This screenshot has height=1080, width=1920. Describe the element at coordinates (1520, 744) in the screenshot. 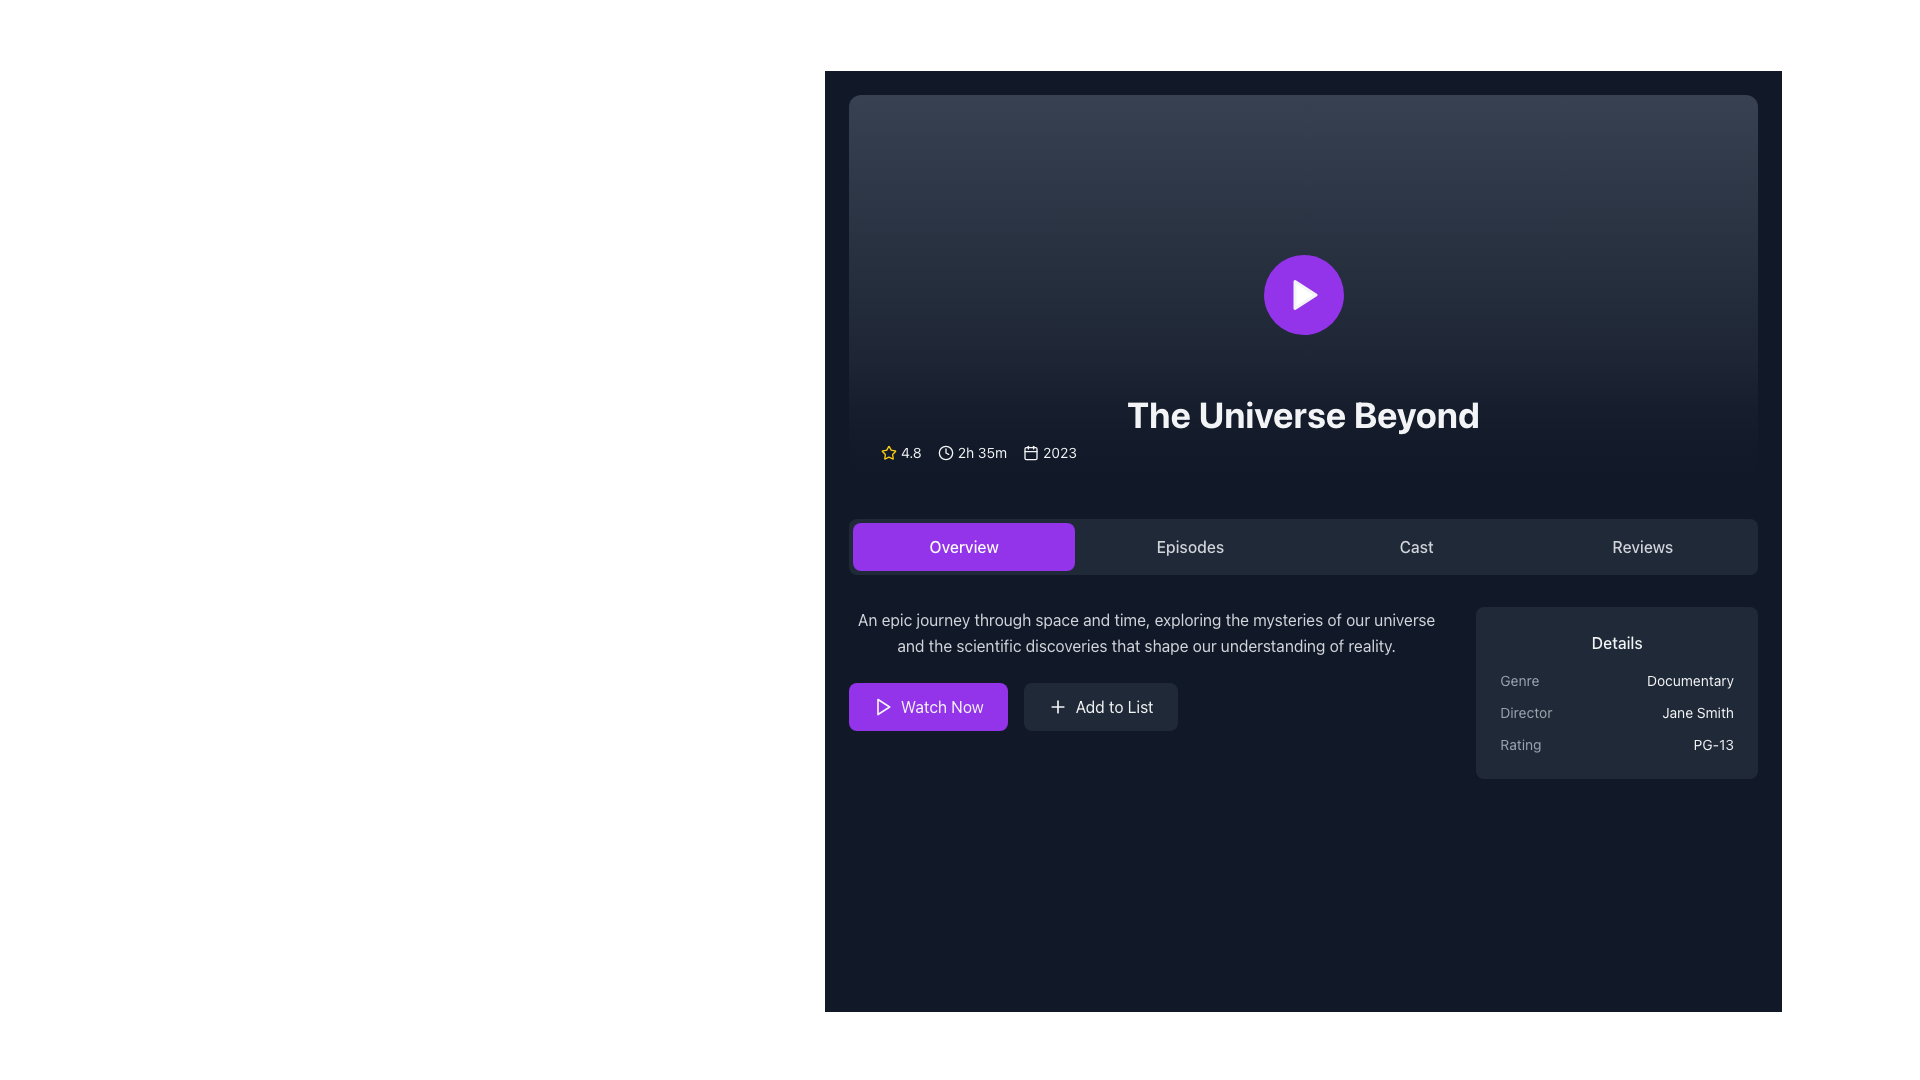

I see `the label indicating the rating of the content, which is located in the 'Details' section to the left of the rating value 'PG-13'` at that location.